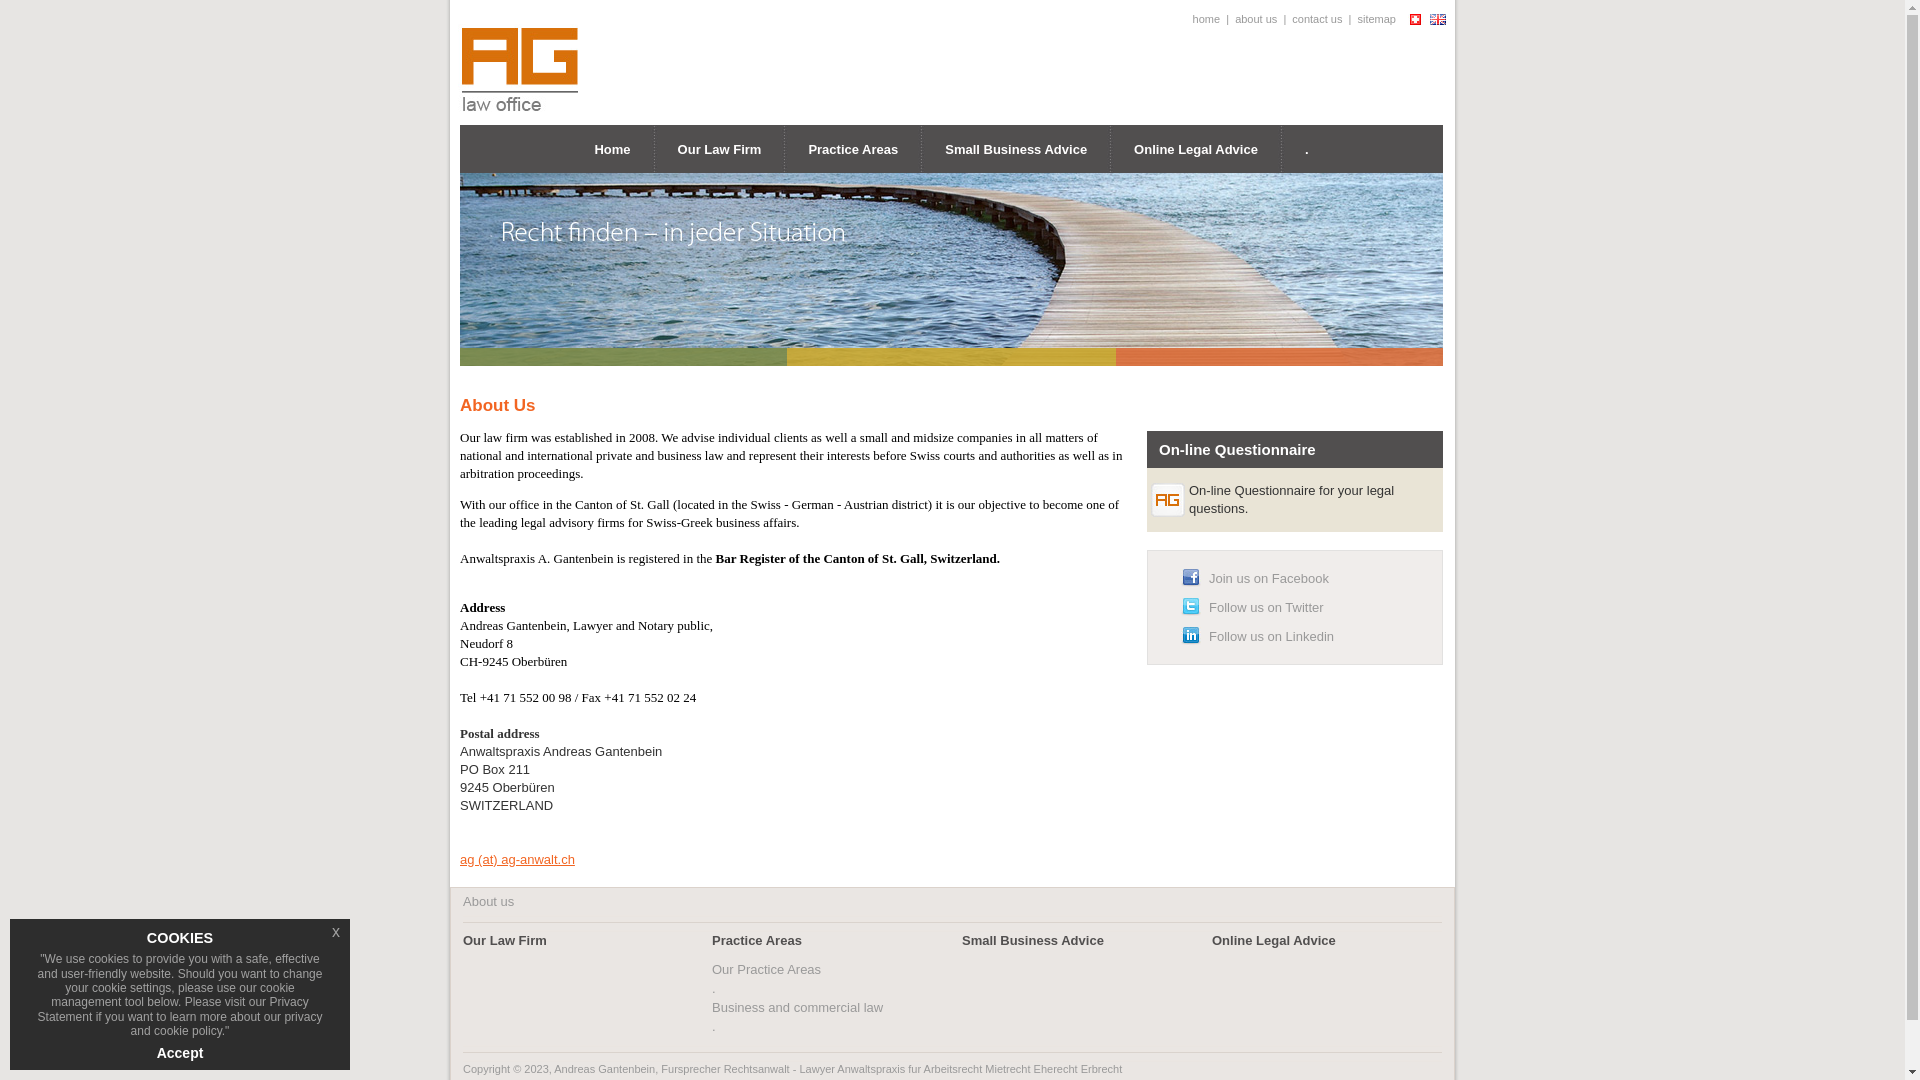 The image size is (1920, 1080). I want to click on 'Online Legal Advice', so click(1272, 940).